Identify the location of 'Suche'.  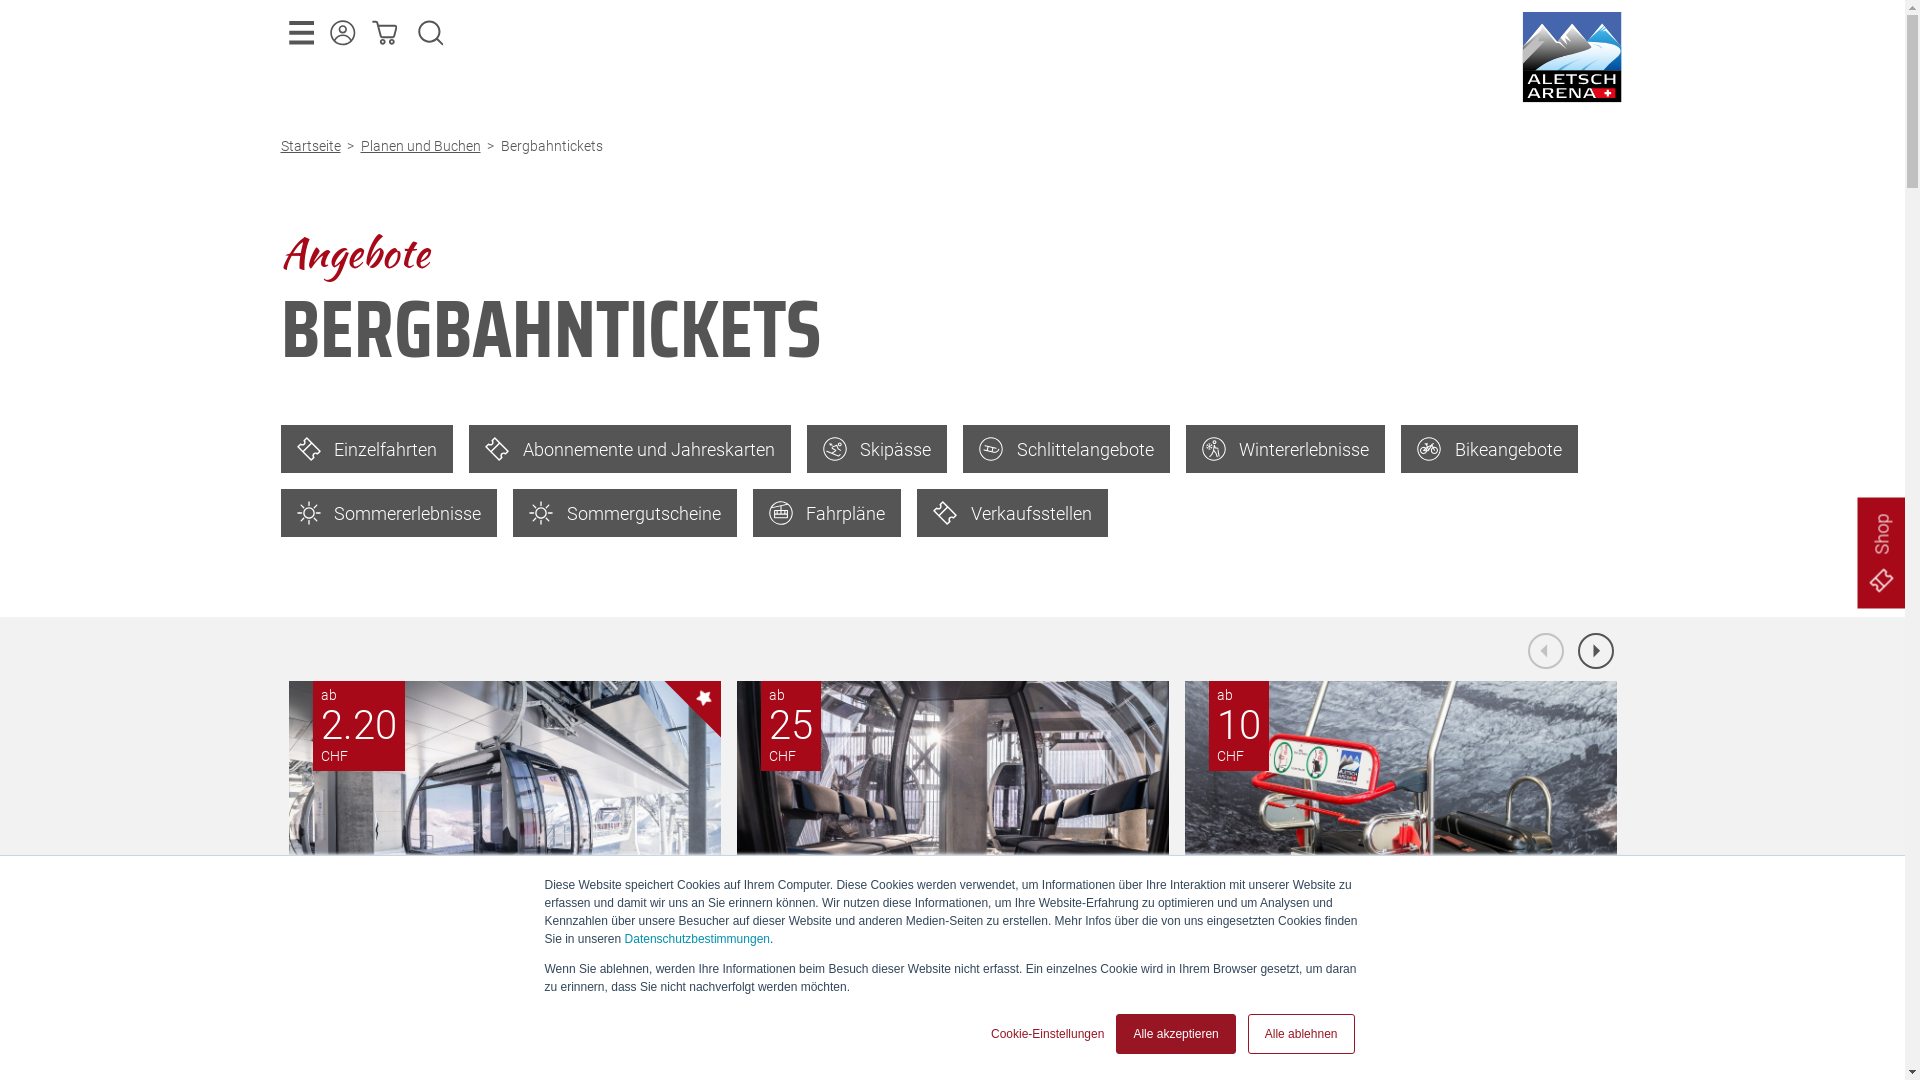
(430, 33).